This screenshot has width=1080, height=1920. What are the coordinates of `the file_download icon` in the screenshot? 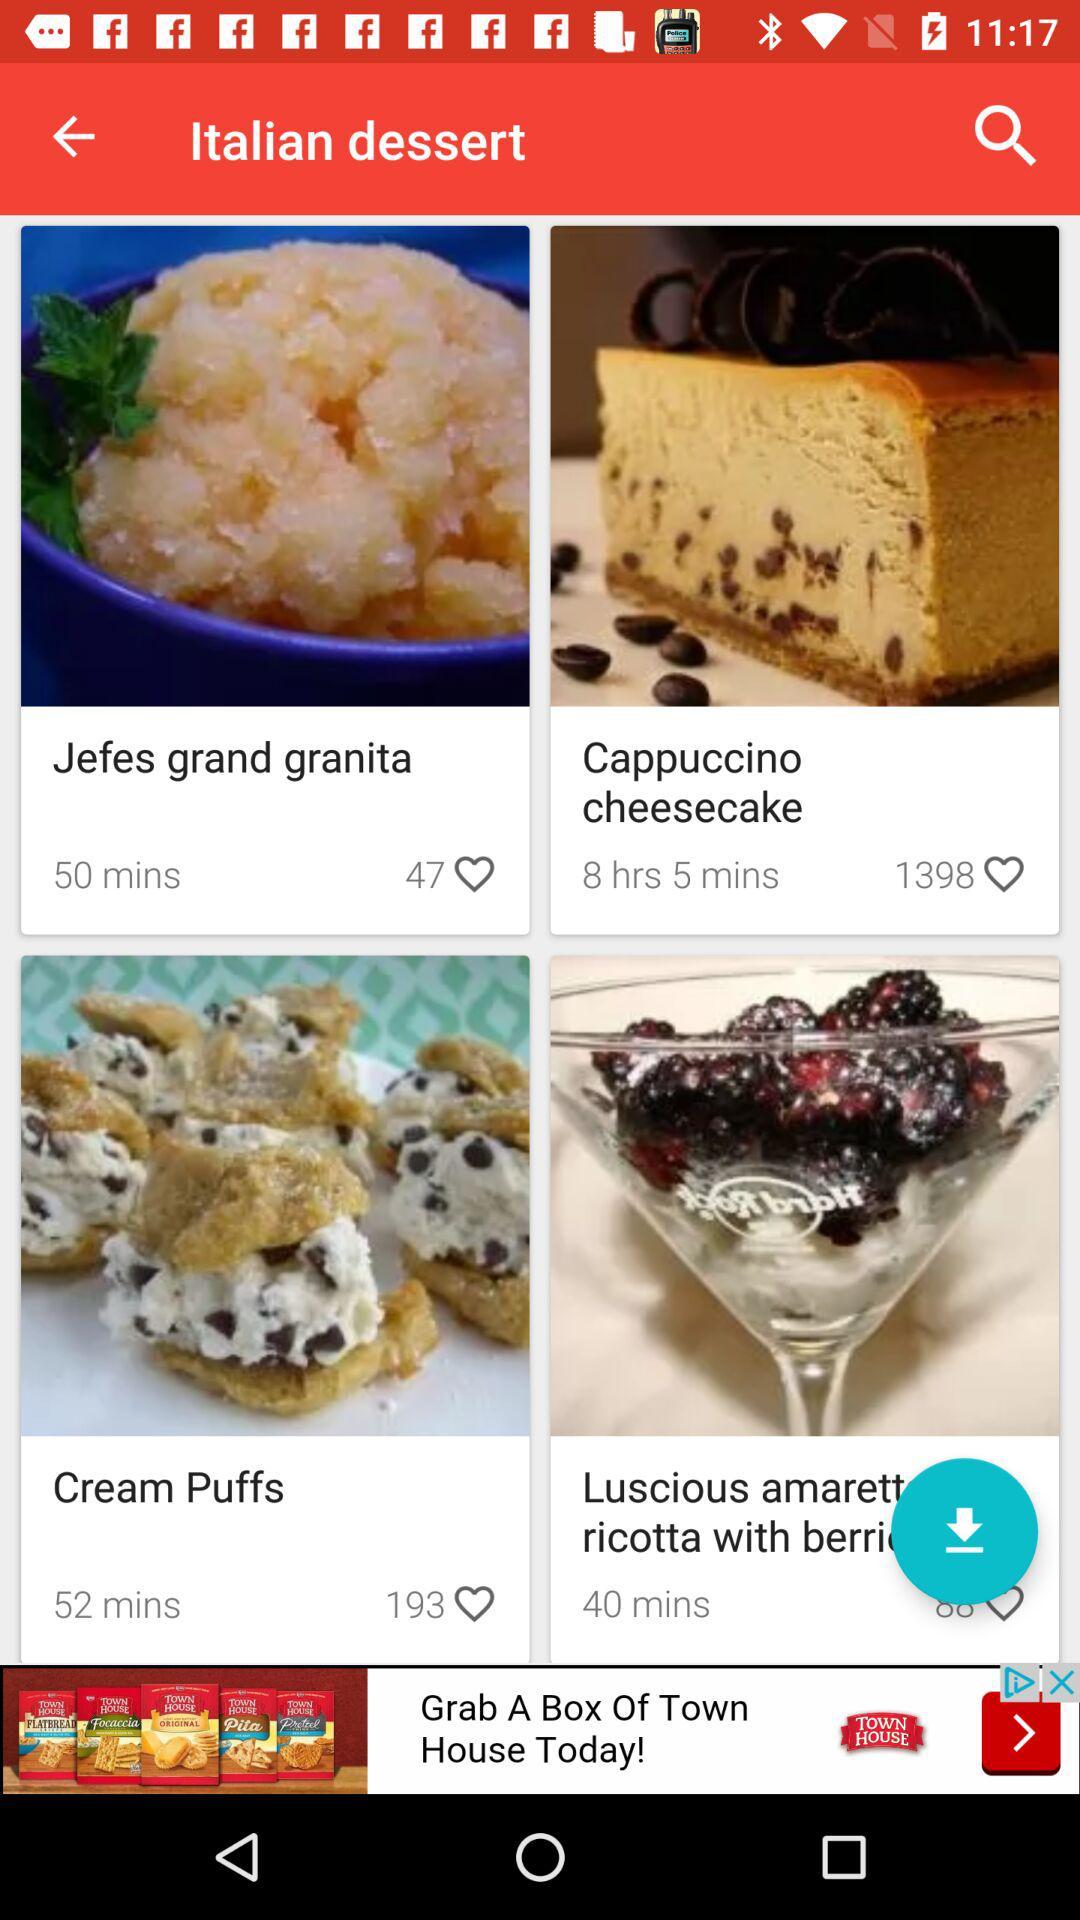 It's located at (963, 1530).